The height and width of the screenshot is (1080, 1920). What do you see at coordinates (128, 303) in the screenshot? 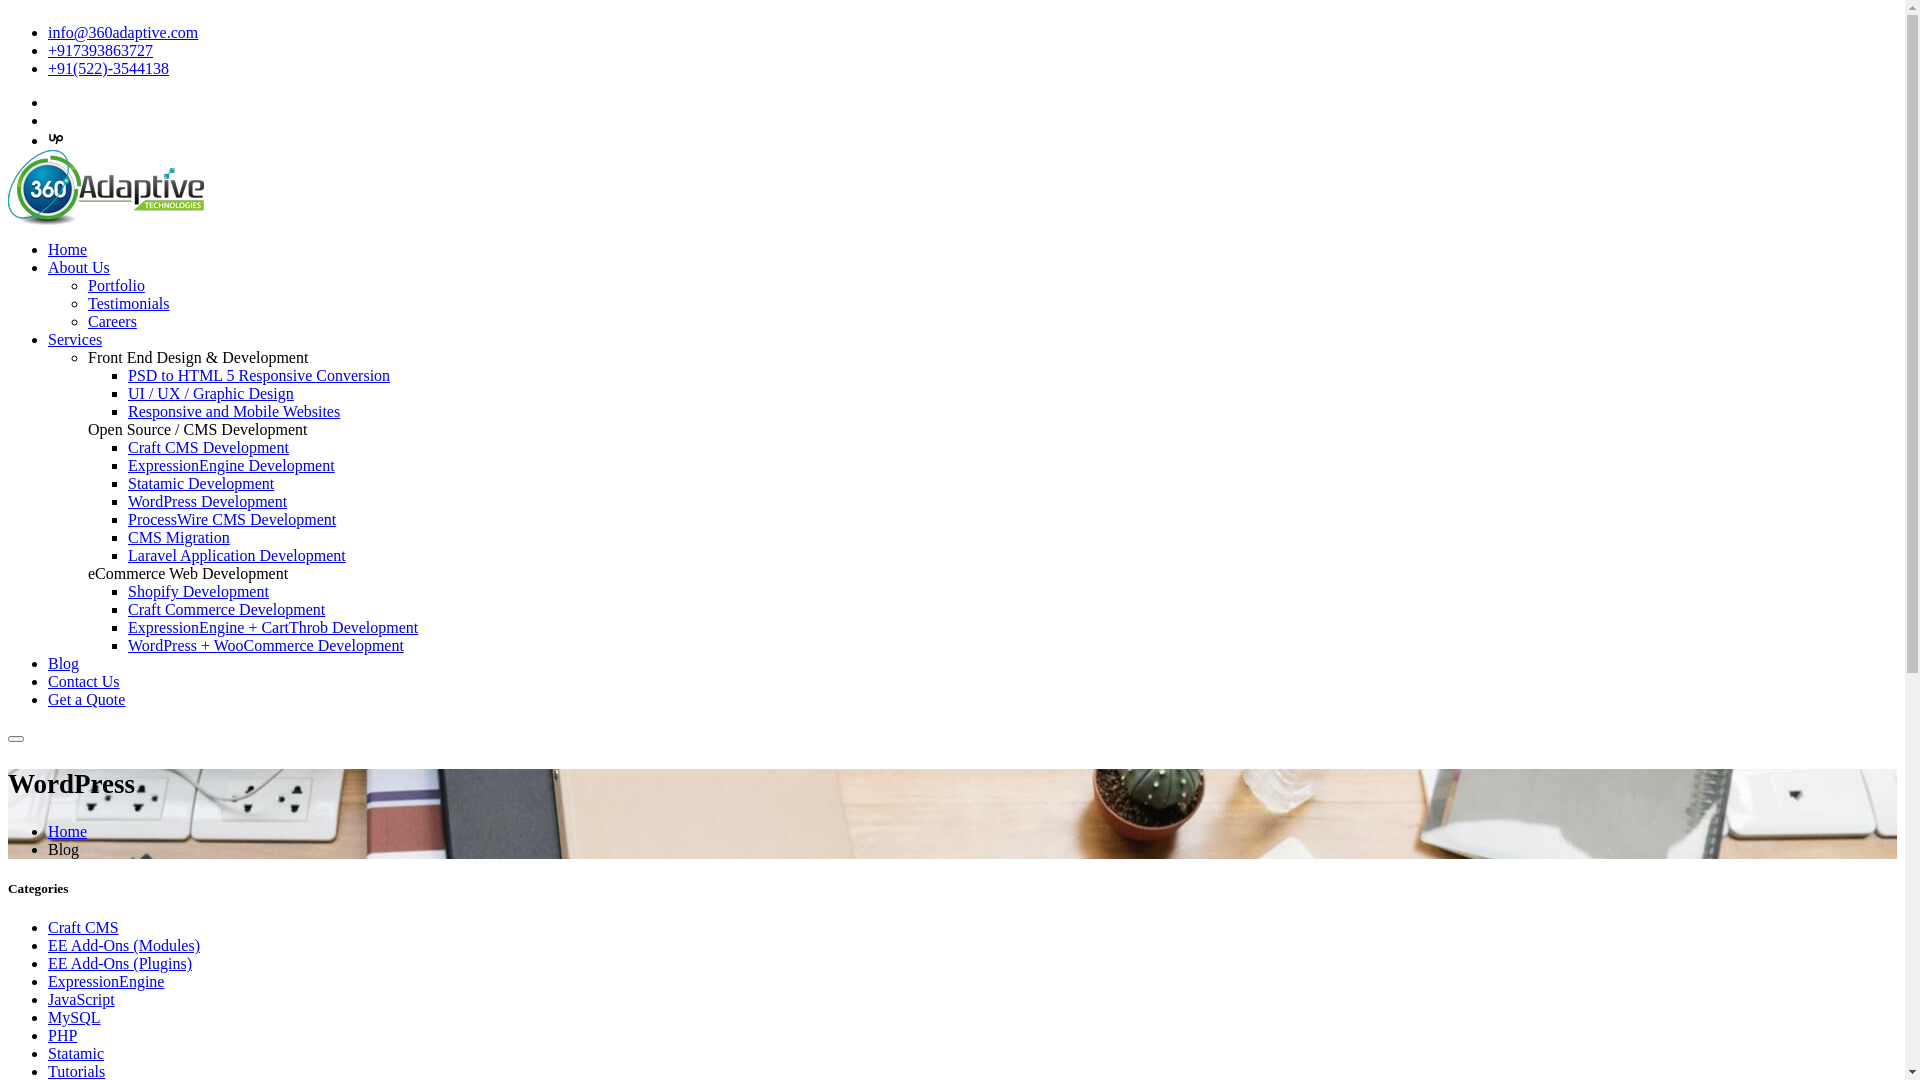
I see `'Testimonials'` at bounding box center [128, 303].